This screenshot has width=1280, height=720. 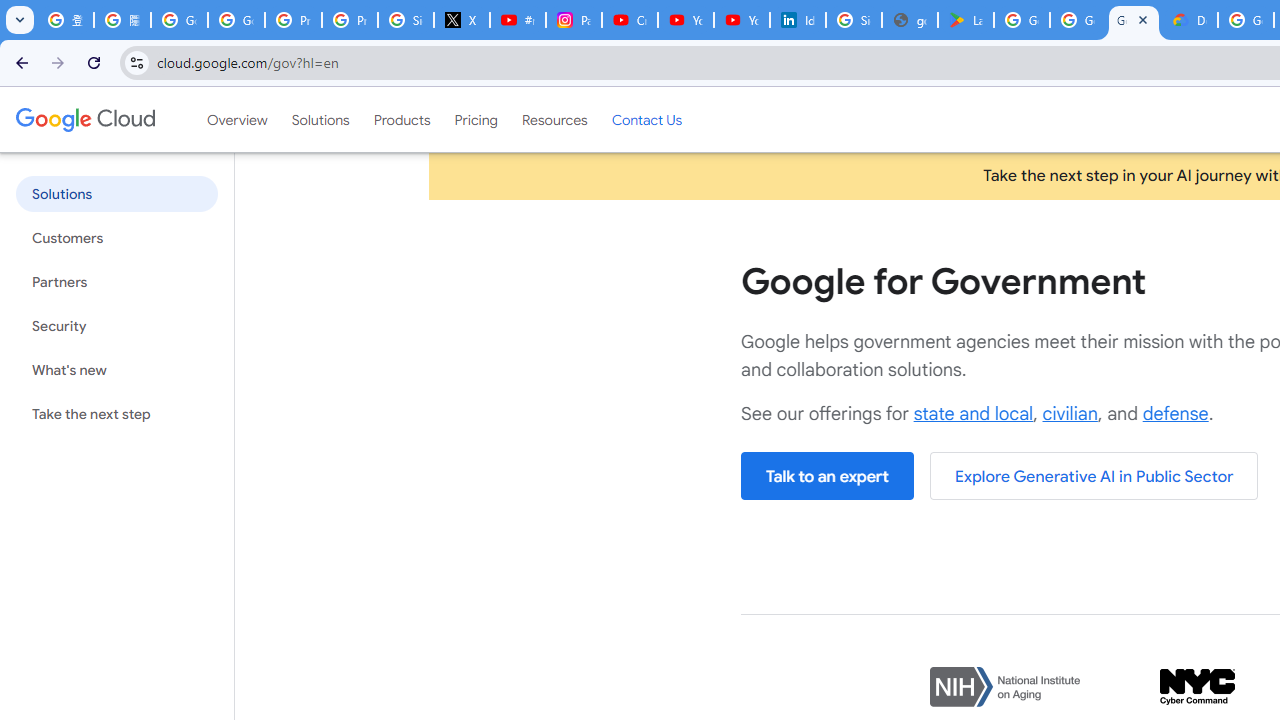 What do you see at coordinates (1134, 20) in the screenshot?
I see `'Government | Google Cloud'` at bounding box center [1134, 20].